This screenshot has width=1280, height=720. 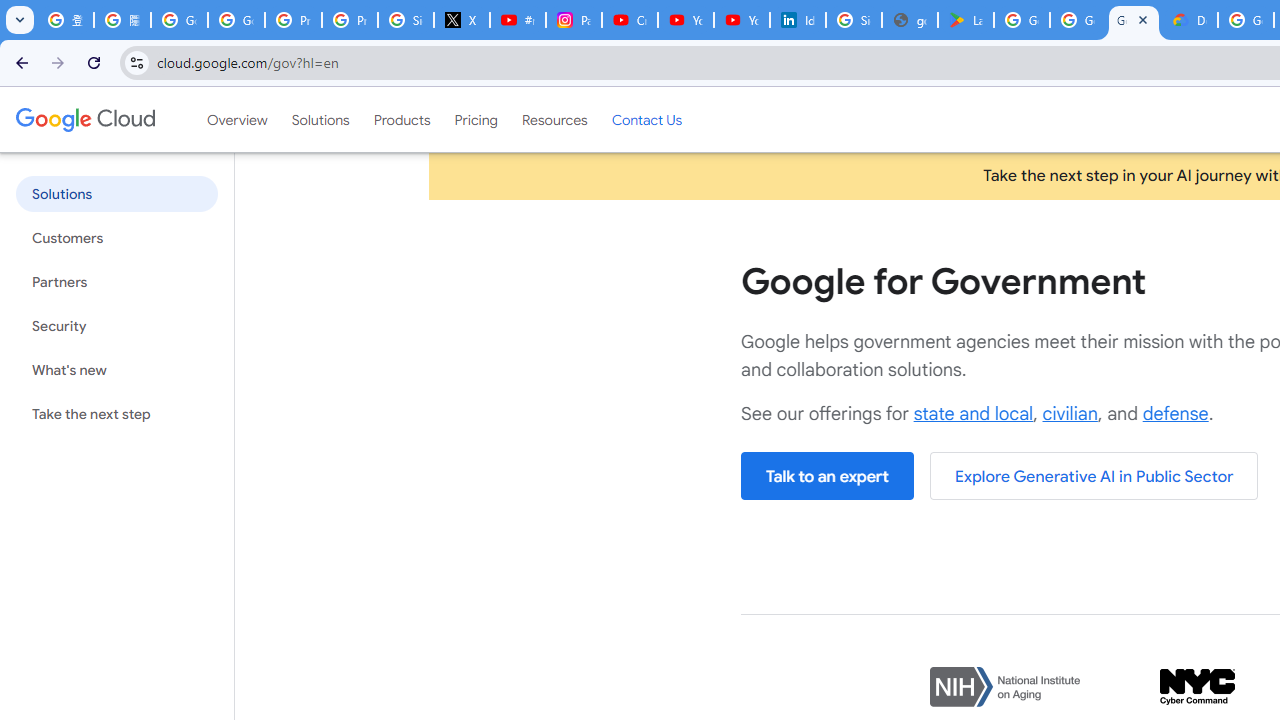 What do you see at coordinates (1134, 20) in the screenshot?
I see `'Government | Google Cloud'` at bounding box center [1134, 20].